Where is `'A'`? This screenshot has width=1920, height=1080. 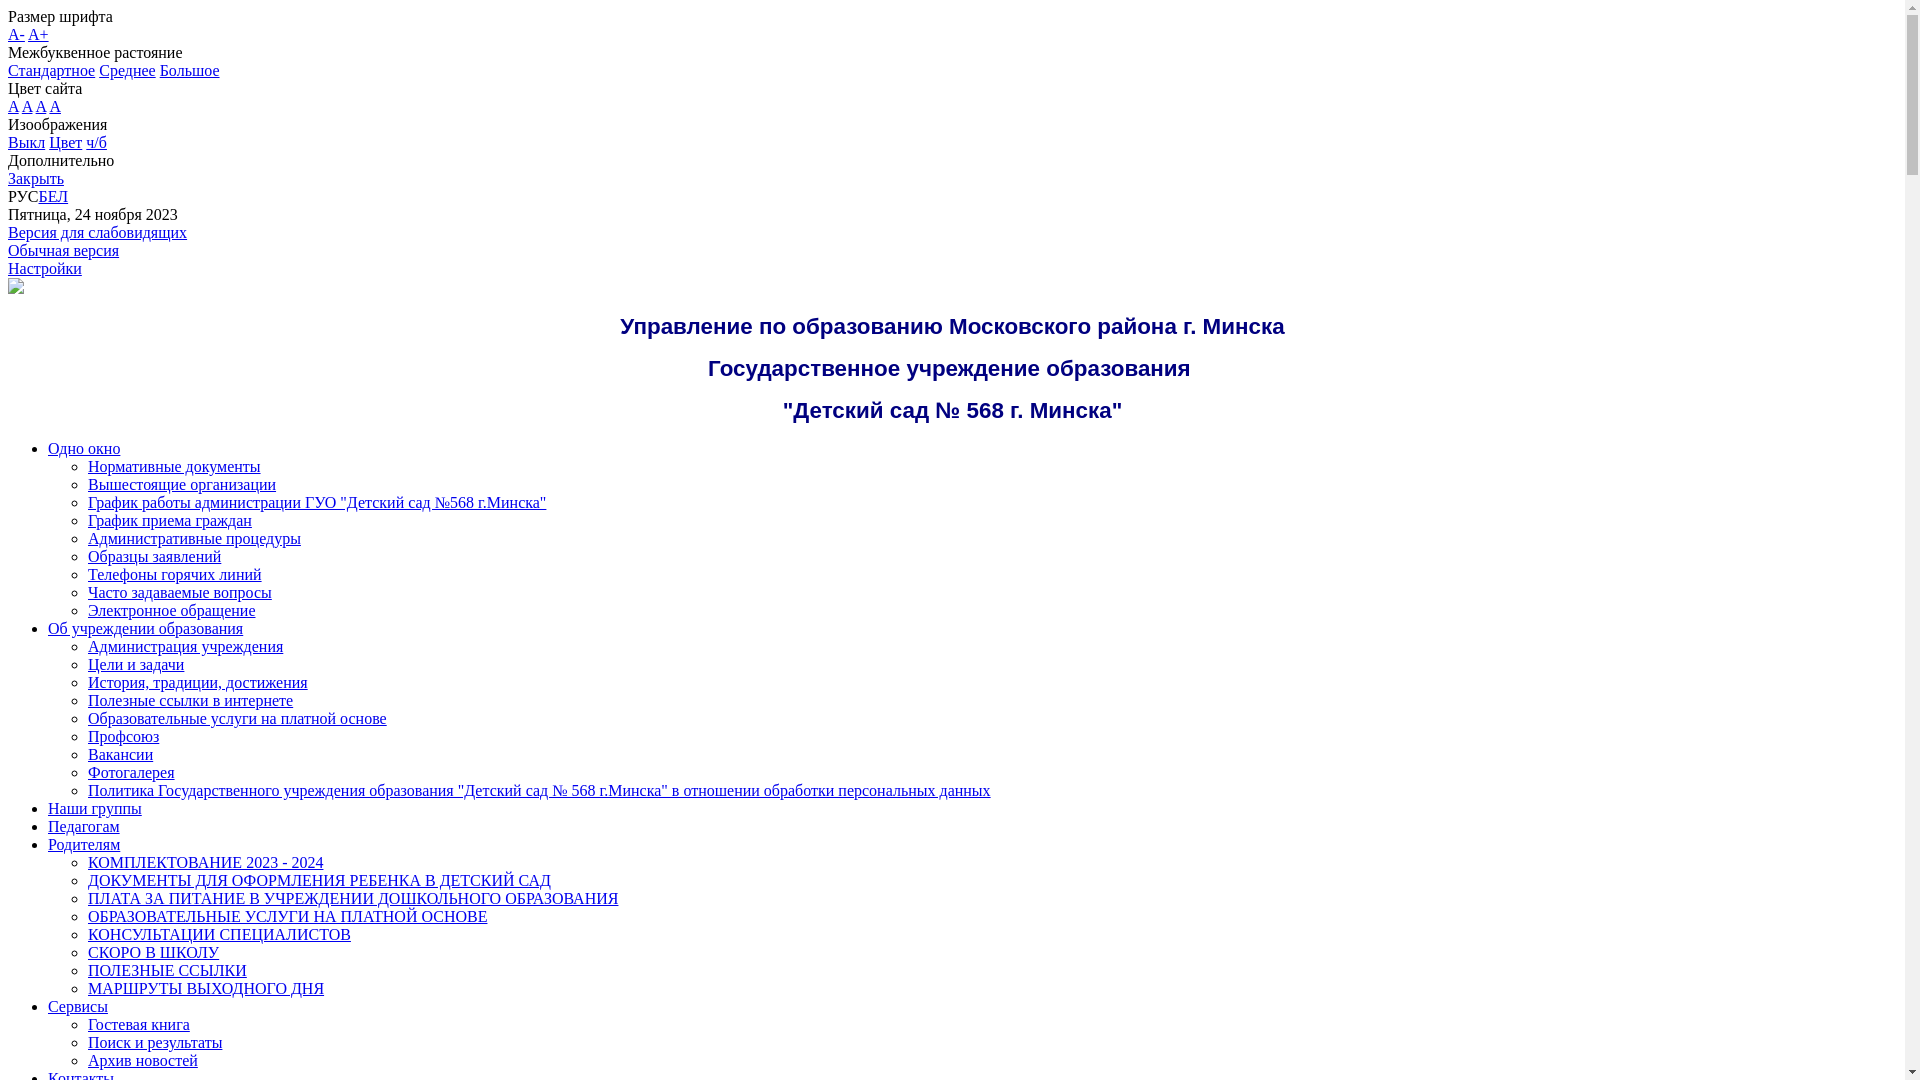
'A' is located at coordinates (35, 106).